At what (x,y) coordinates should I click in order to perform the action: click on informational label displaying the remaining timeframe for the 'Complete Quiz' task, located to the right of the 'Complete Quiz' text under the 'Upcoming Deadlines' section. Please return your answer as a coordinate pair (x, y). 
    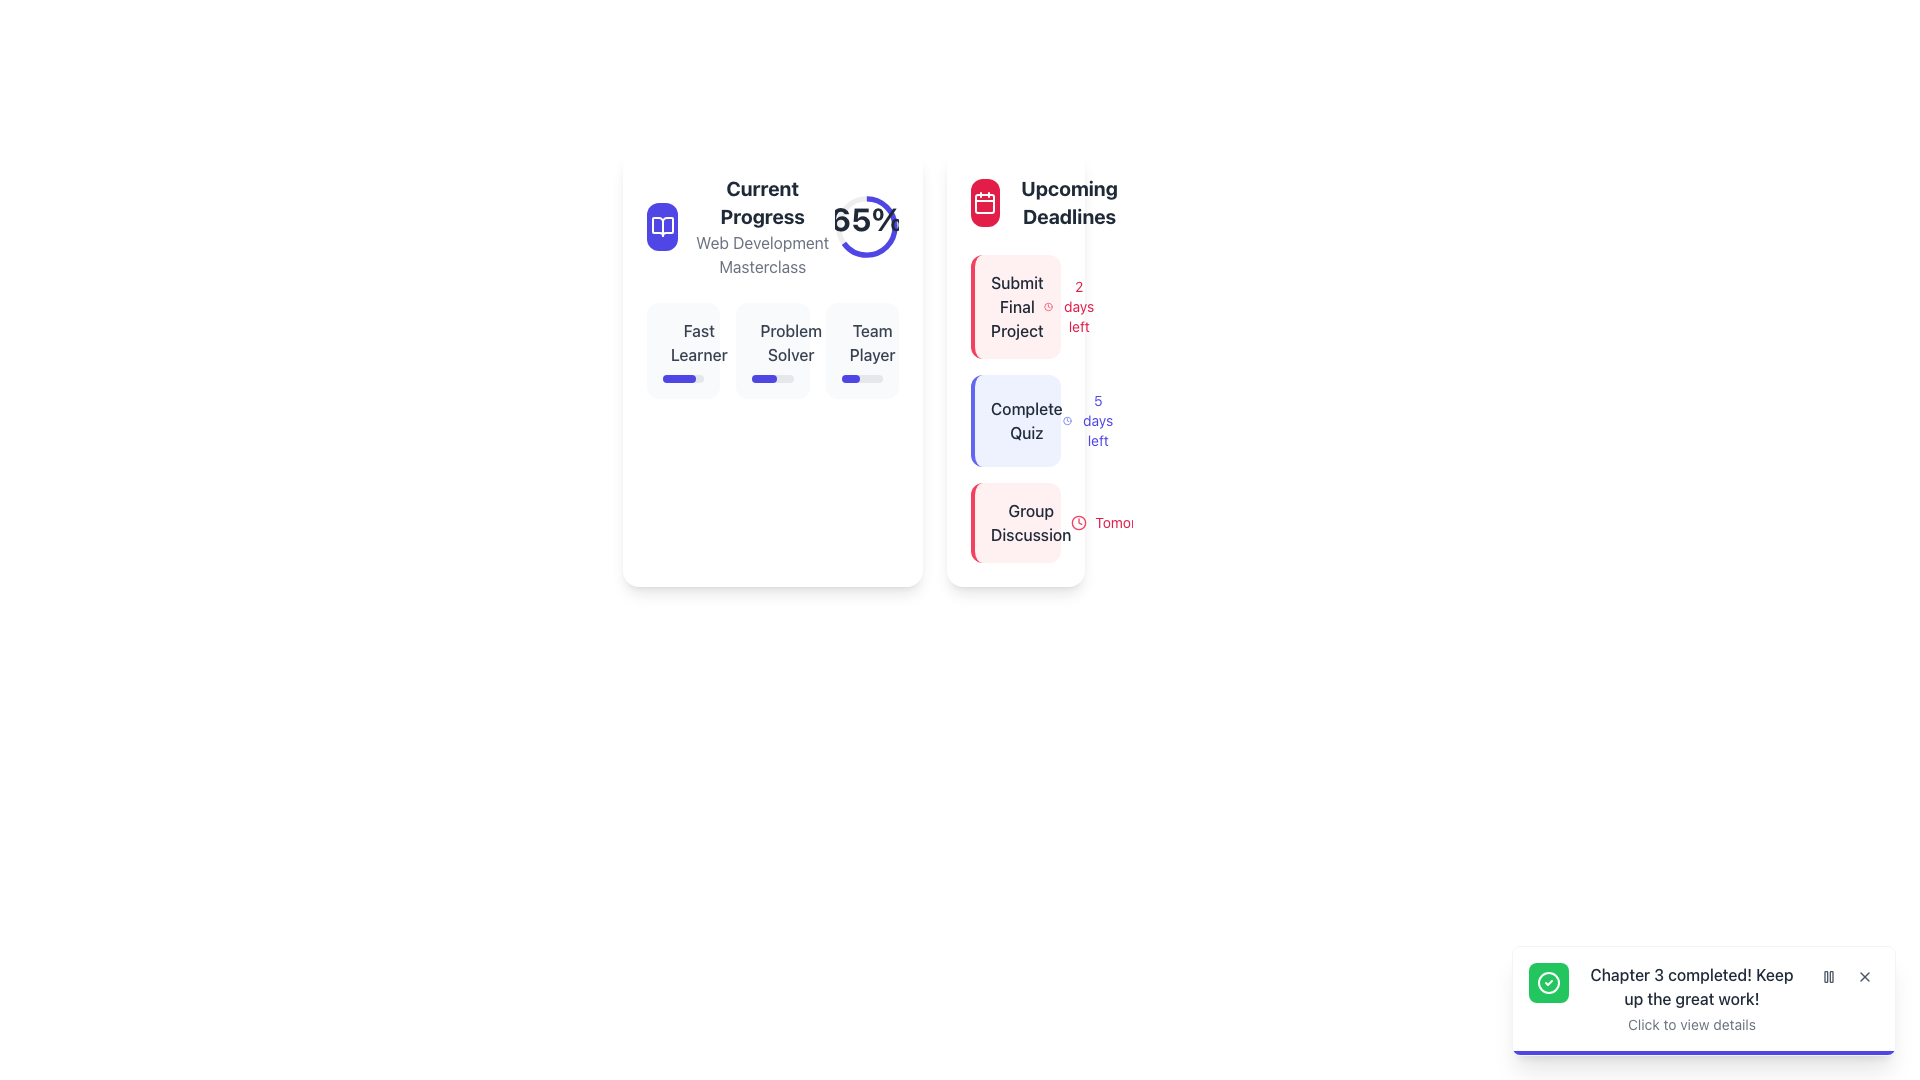
    Looking at the image, I should click on (1088, 419).